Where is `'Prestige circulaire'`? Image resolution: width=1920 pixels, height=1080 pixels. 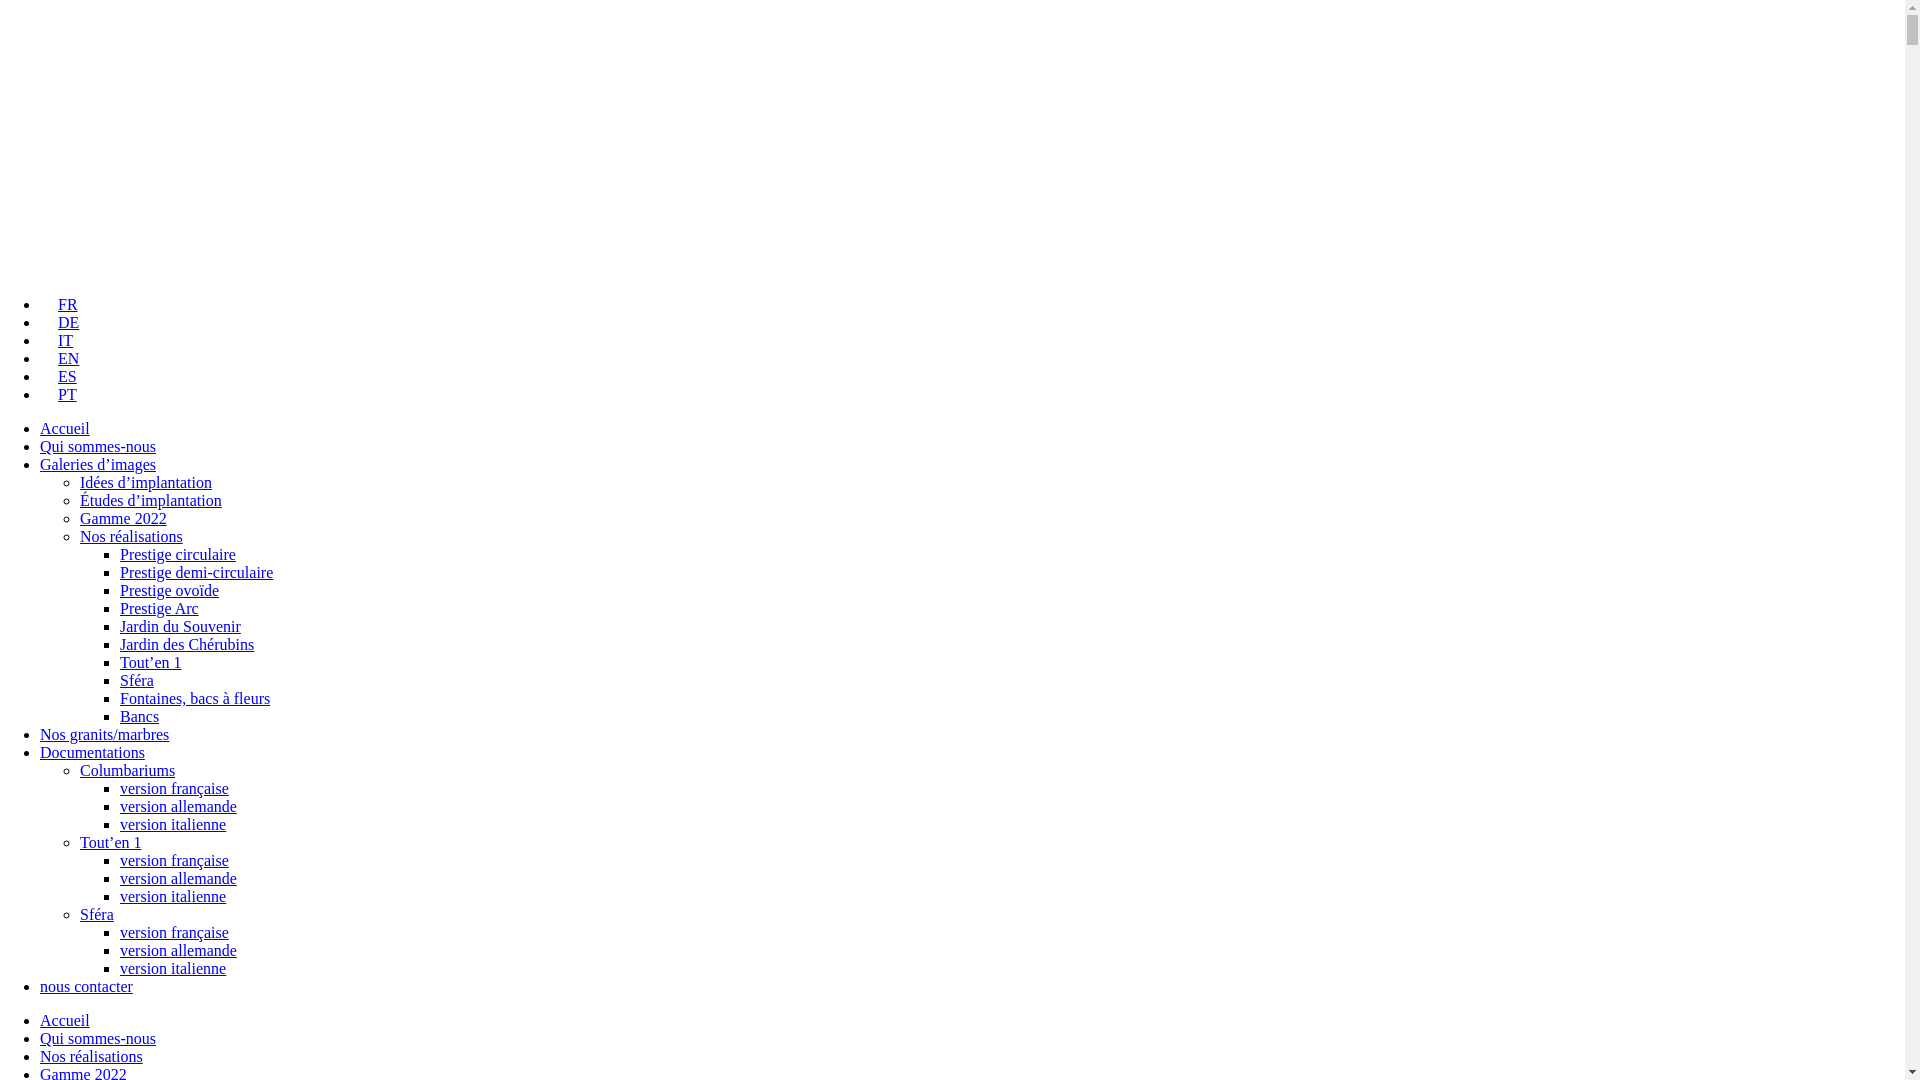 'Prestige circulaire' is located at coordinates (119, 554).